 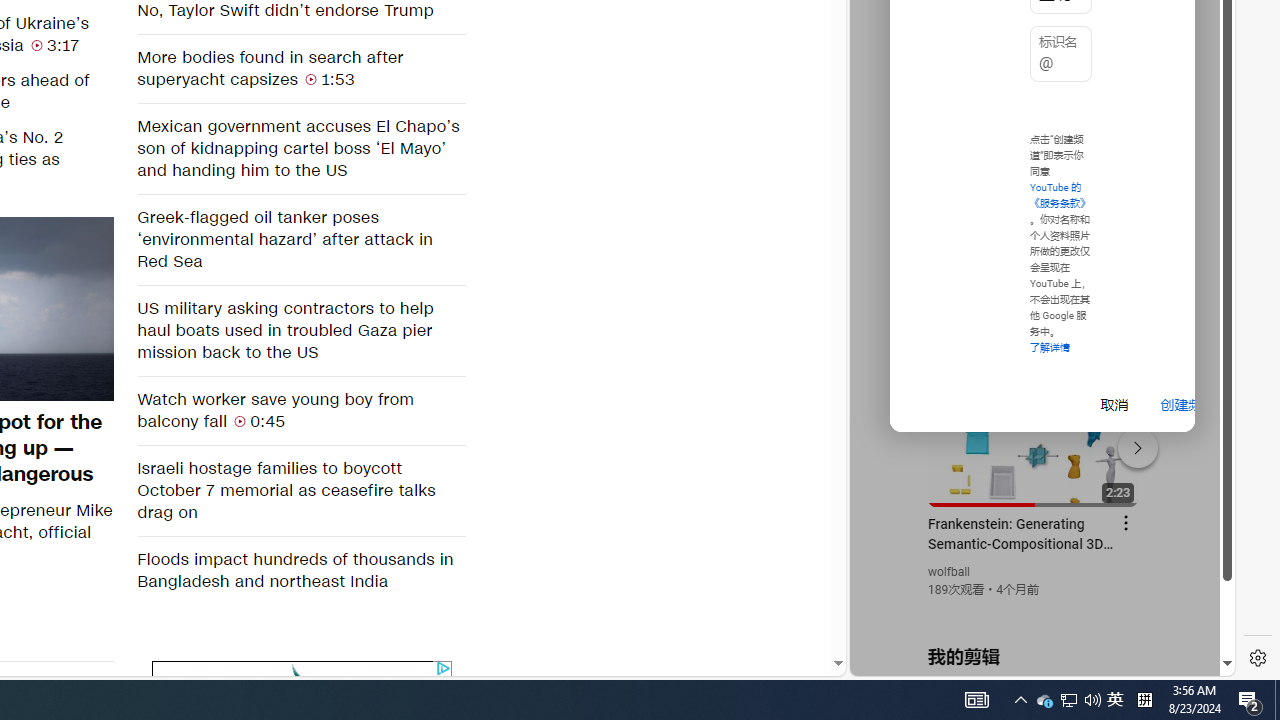 I want to click on 'User Promoted Notification Area', so click(x=1067, y=698).